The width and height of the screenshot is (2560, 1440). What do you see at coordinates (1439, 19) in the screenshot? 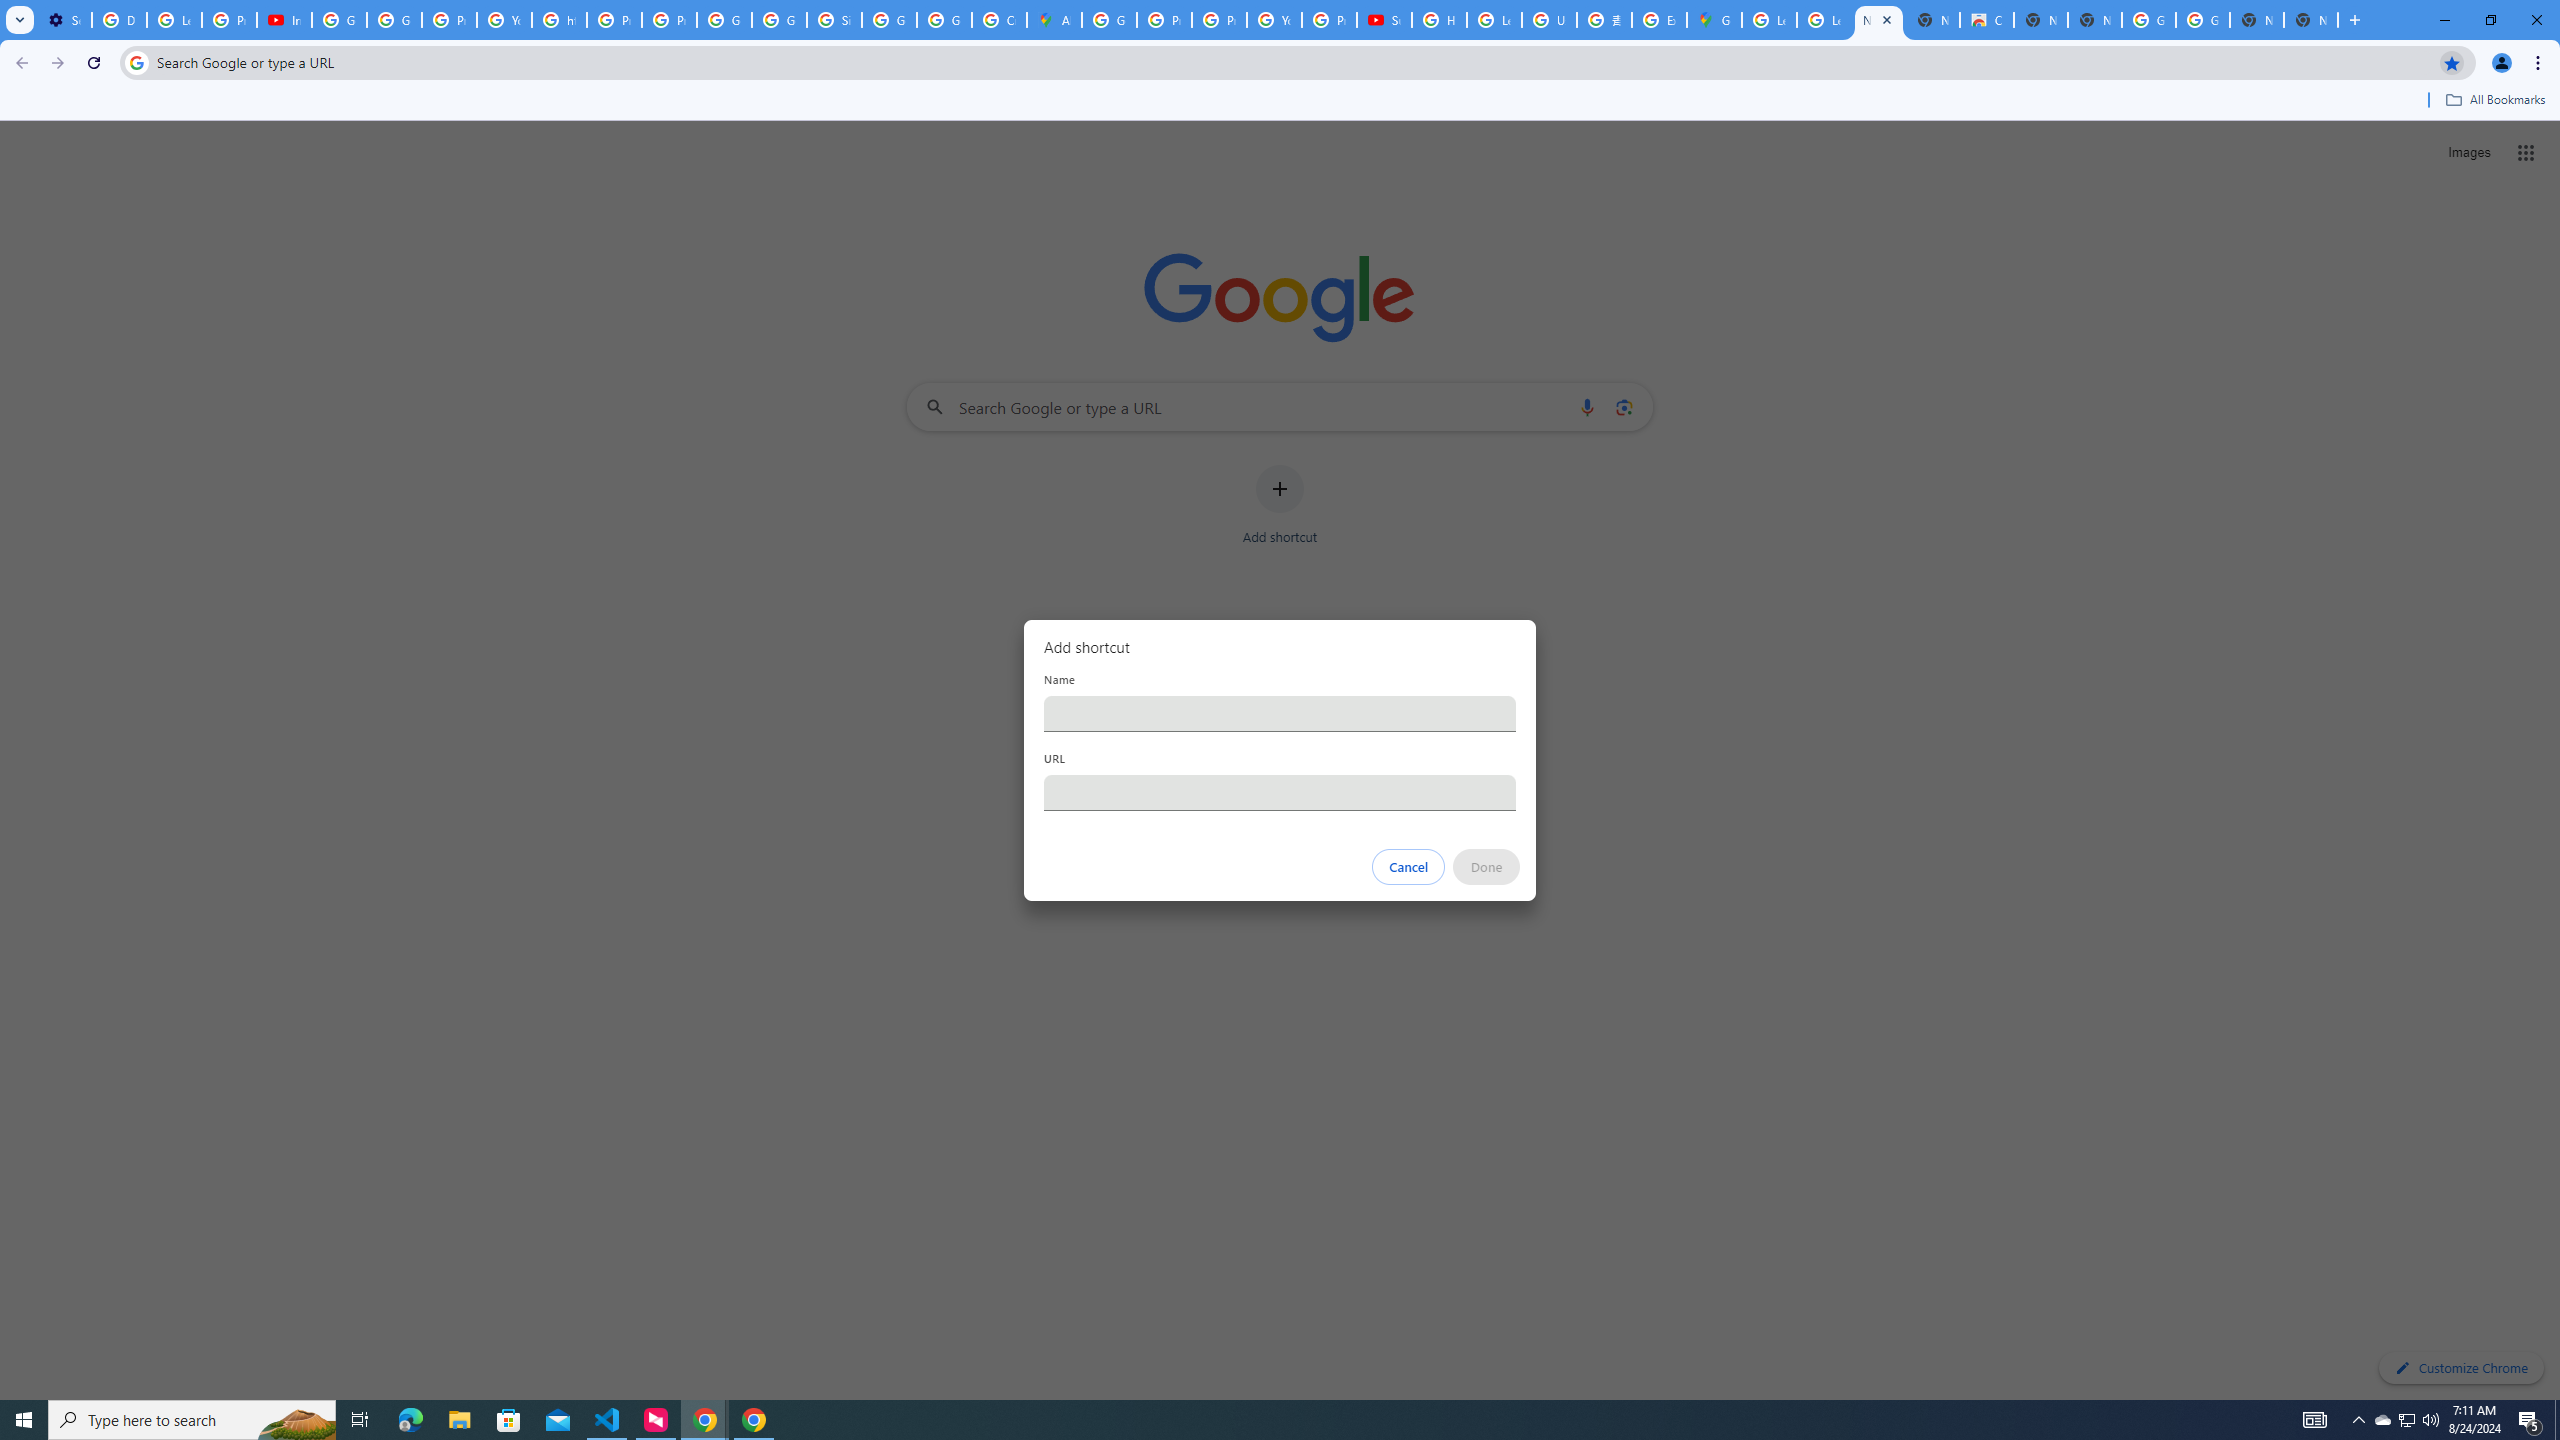
I see `'How Chrome protects your passwords - Google Chrome Help'` at bounding box center [1439, 19].